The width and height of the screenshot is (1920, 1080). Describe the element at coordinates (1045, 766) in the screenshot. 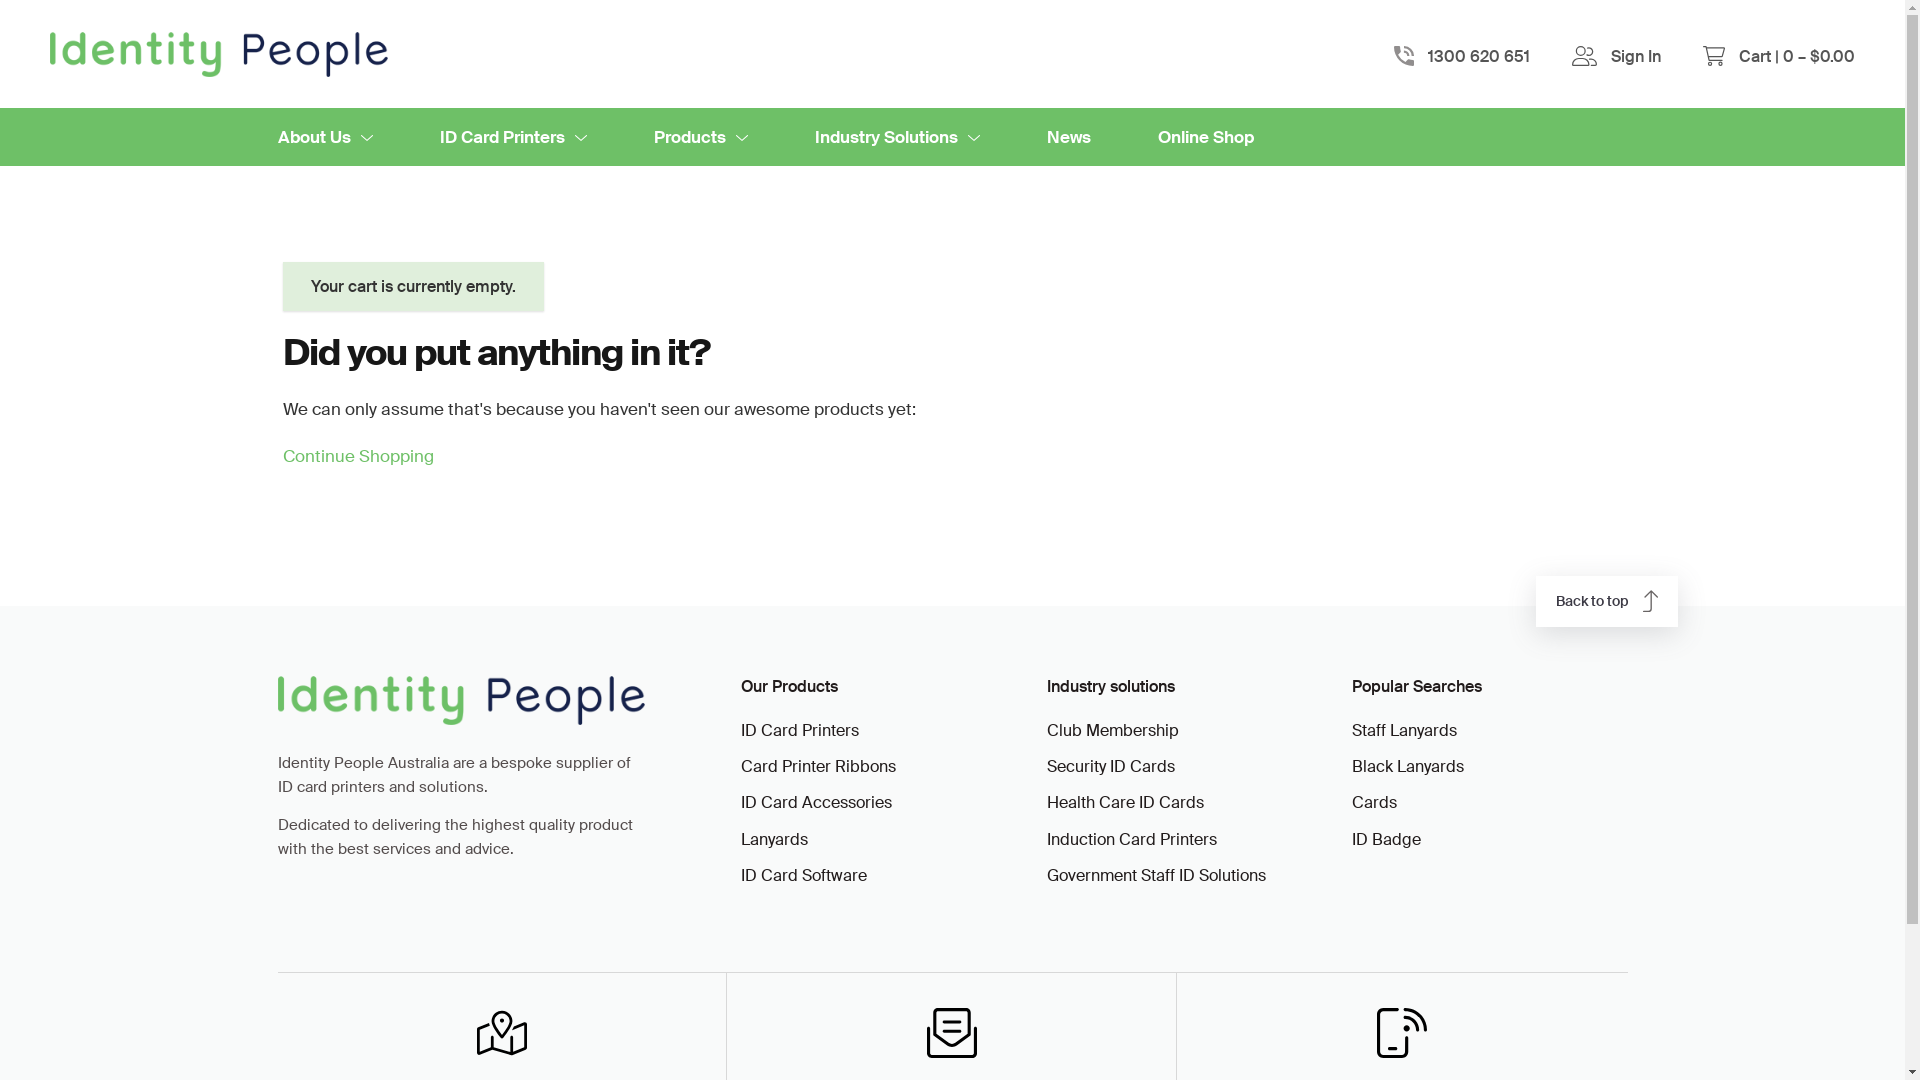

I see `'Security ID Cards'` at that location.